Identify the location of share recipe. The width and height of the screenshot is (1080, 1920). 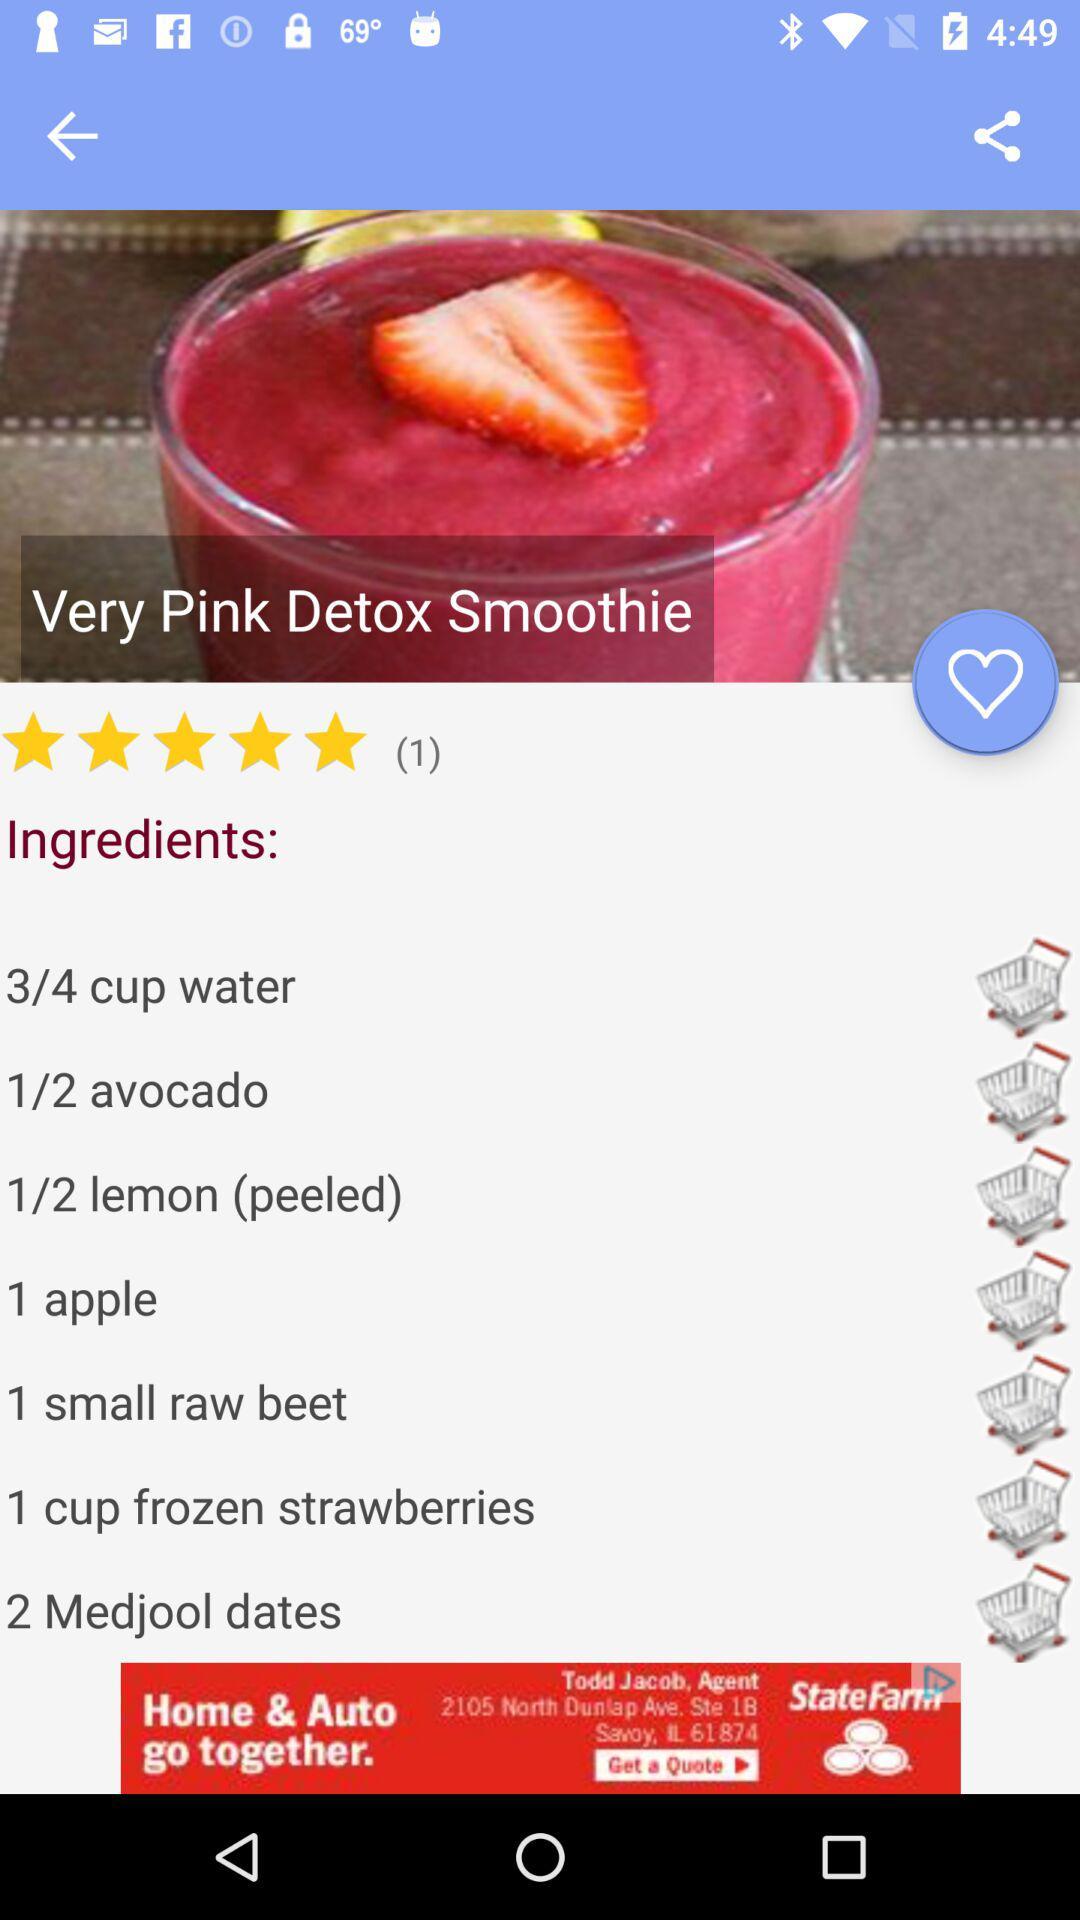
(997, 135).